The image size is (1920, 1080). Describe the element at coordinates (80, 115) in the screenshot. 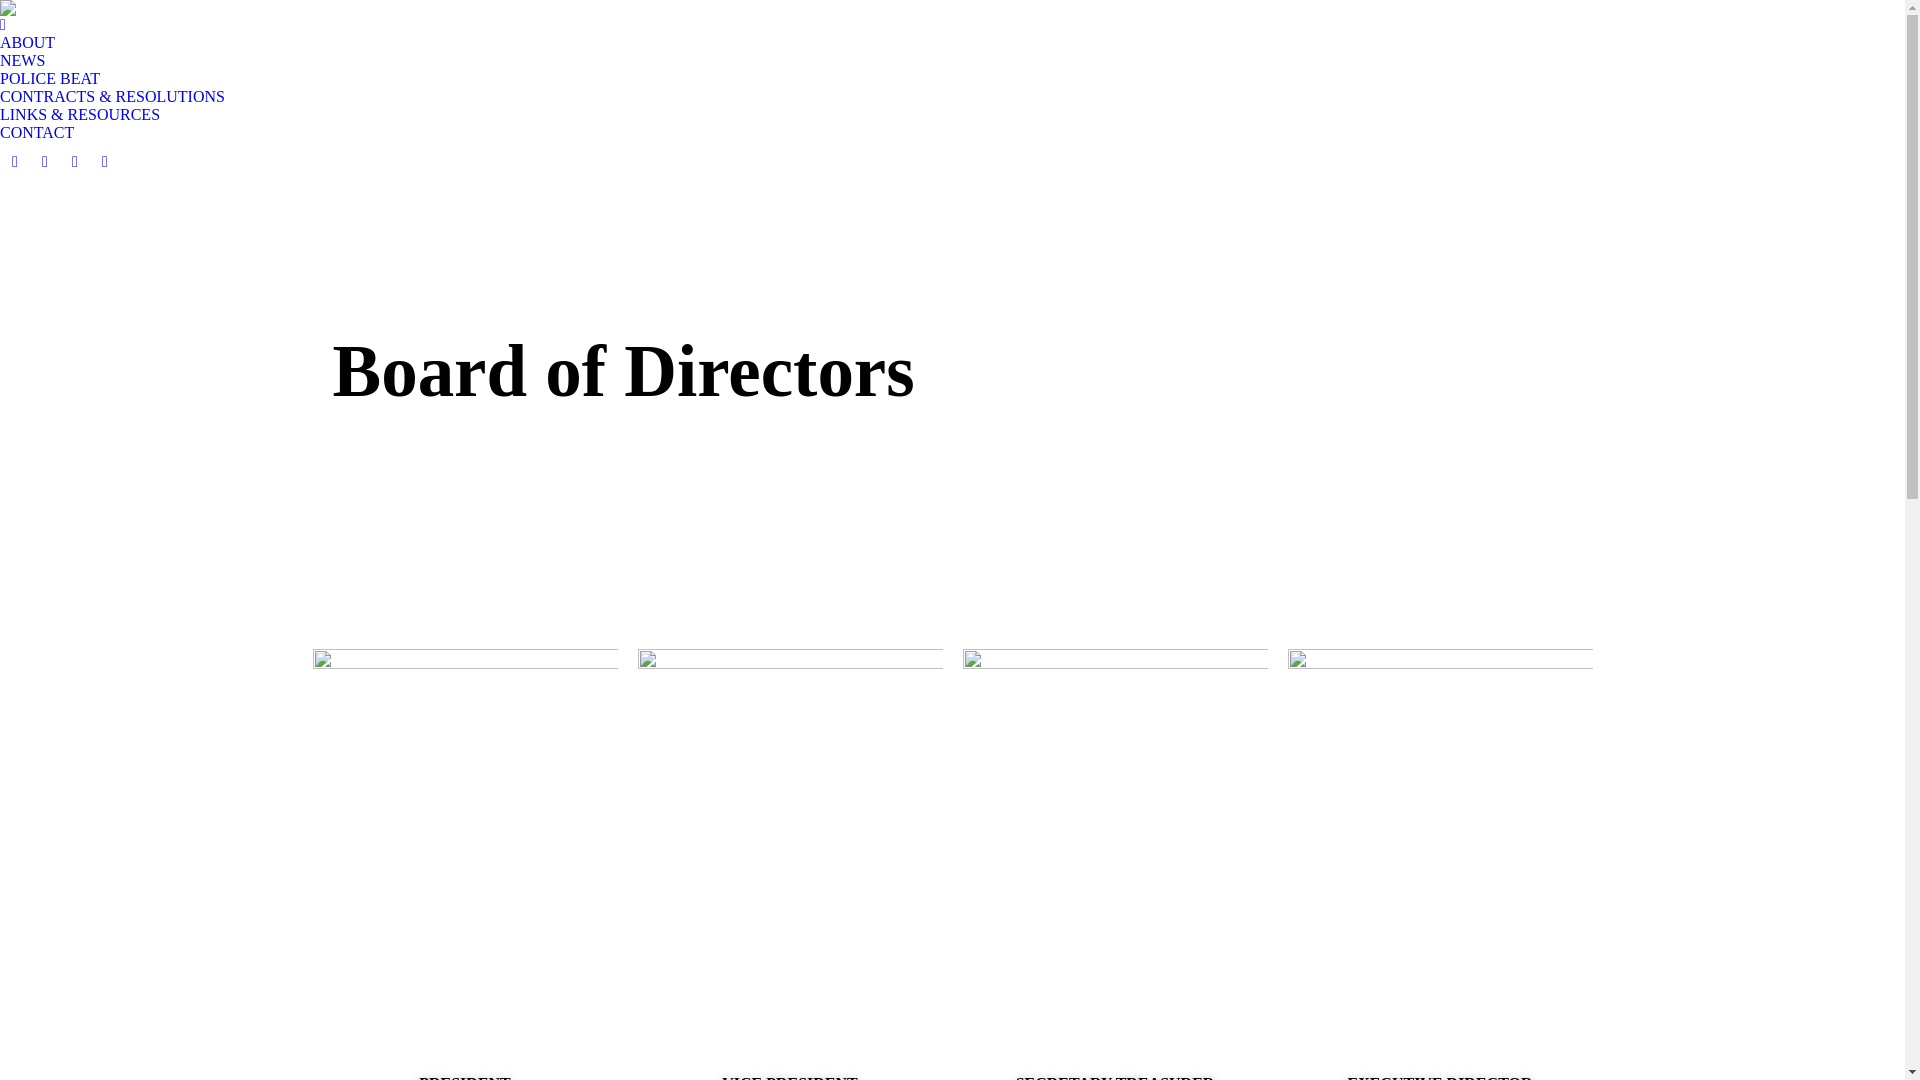

I see `'LINKS & RESOURCES'` at that location.